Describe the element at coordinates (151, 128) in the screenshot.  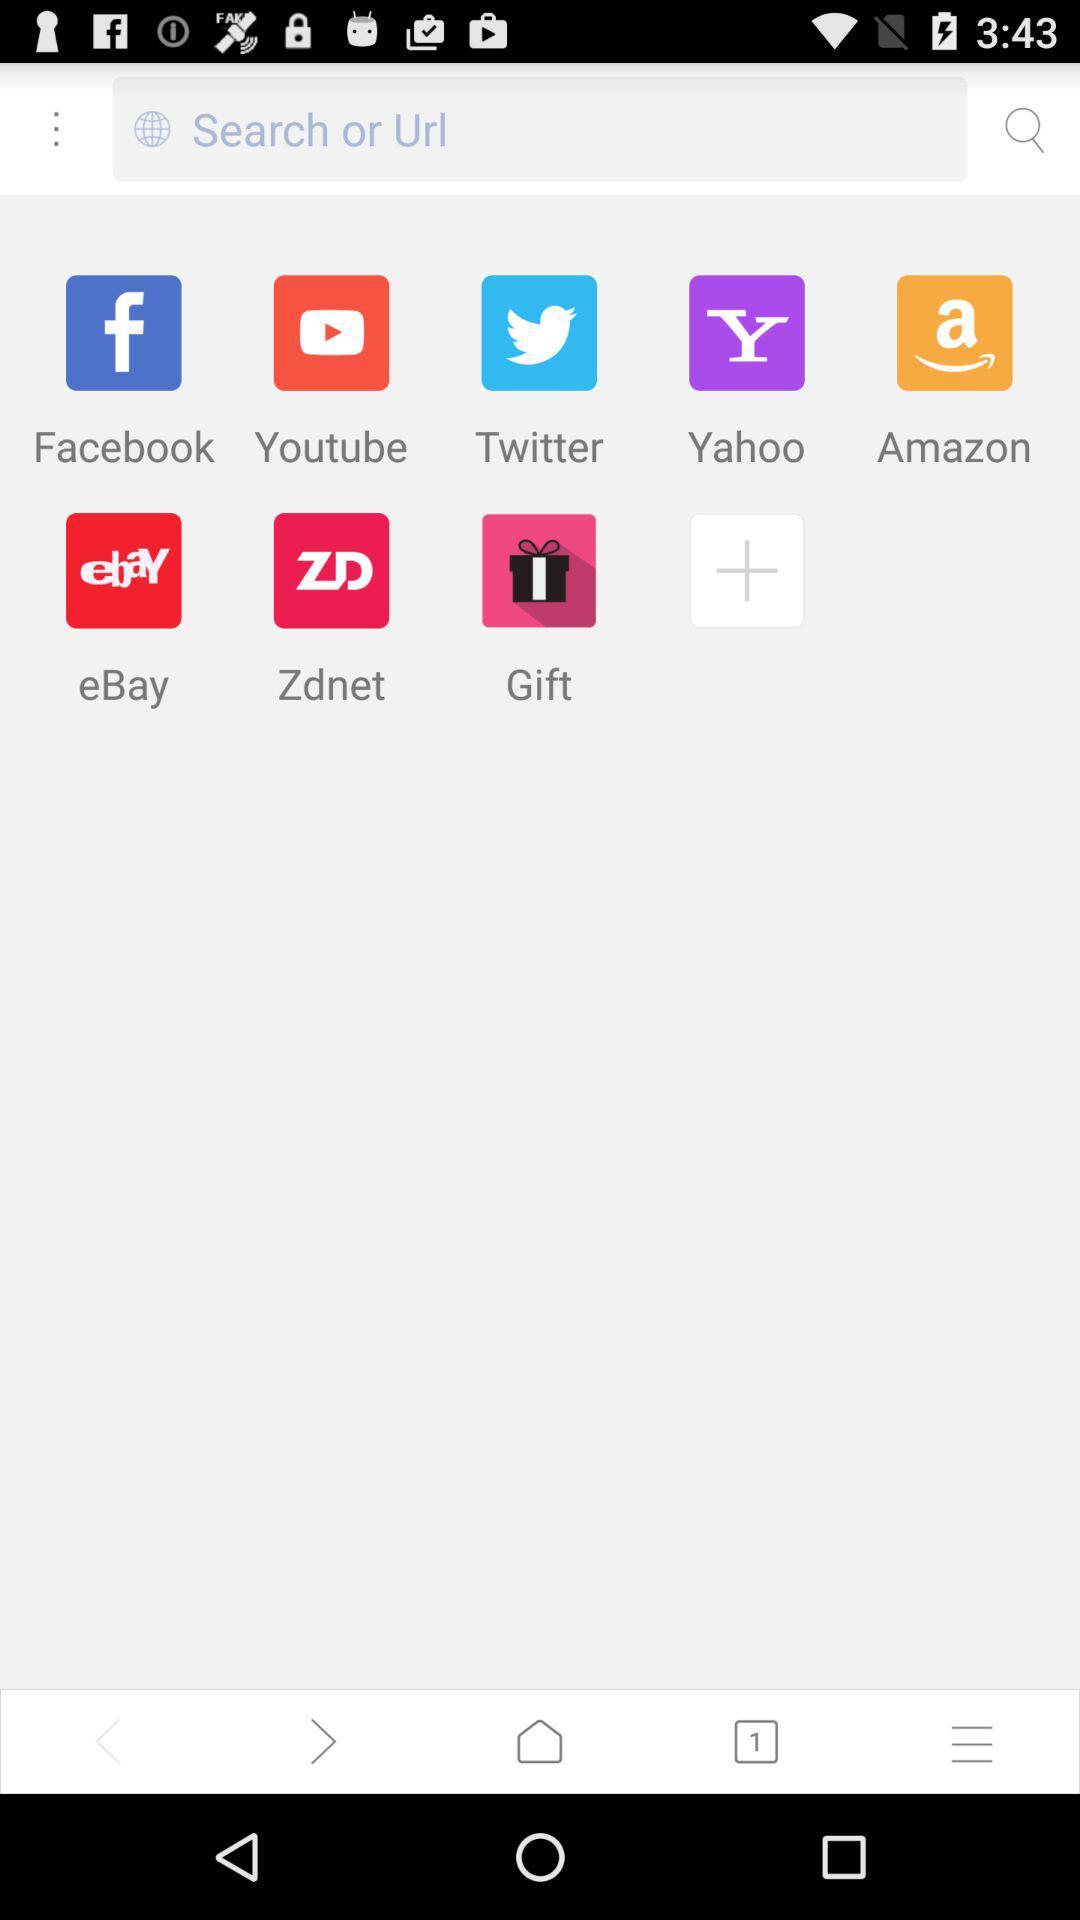
I see `the icon to the left of search or url icon` at that location.